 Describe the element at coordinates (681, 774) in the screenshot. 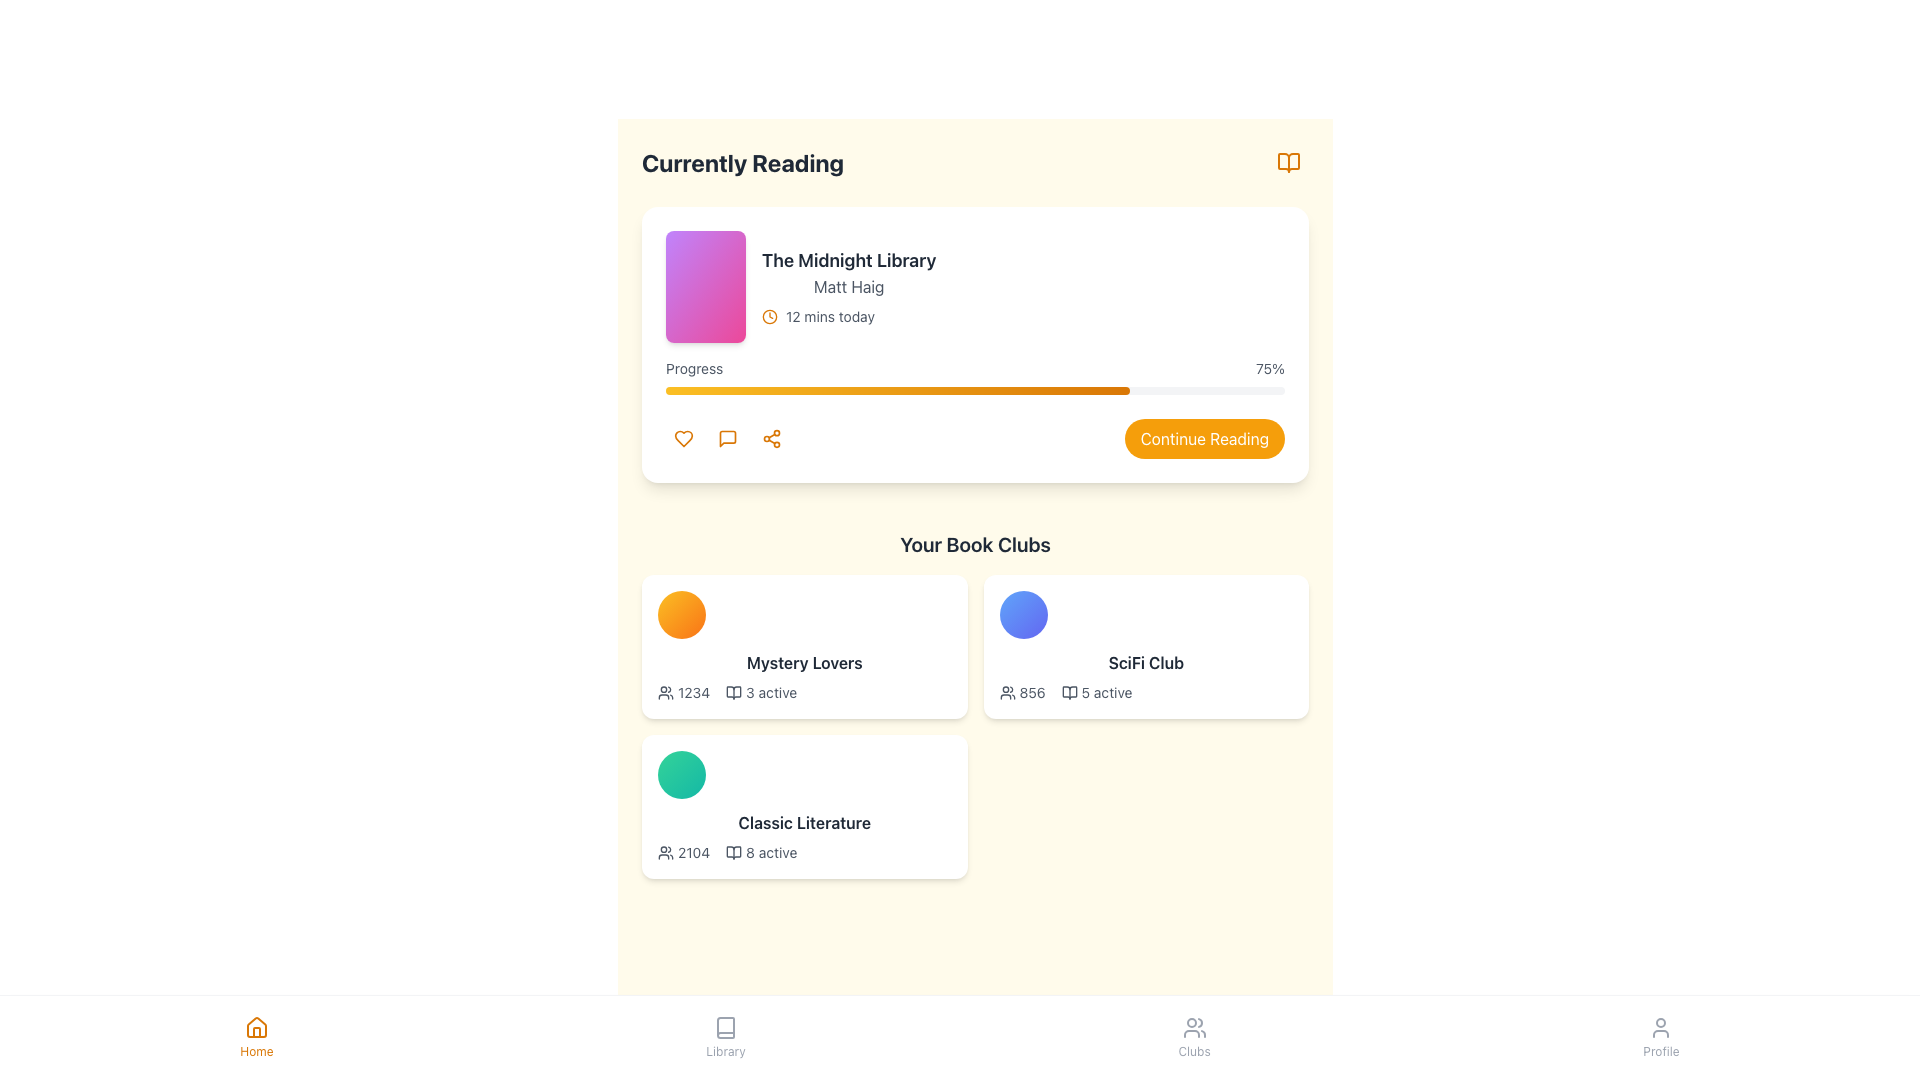

I see `the icon located at the top-left corner of the 'Classic Literature' card` at that location.